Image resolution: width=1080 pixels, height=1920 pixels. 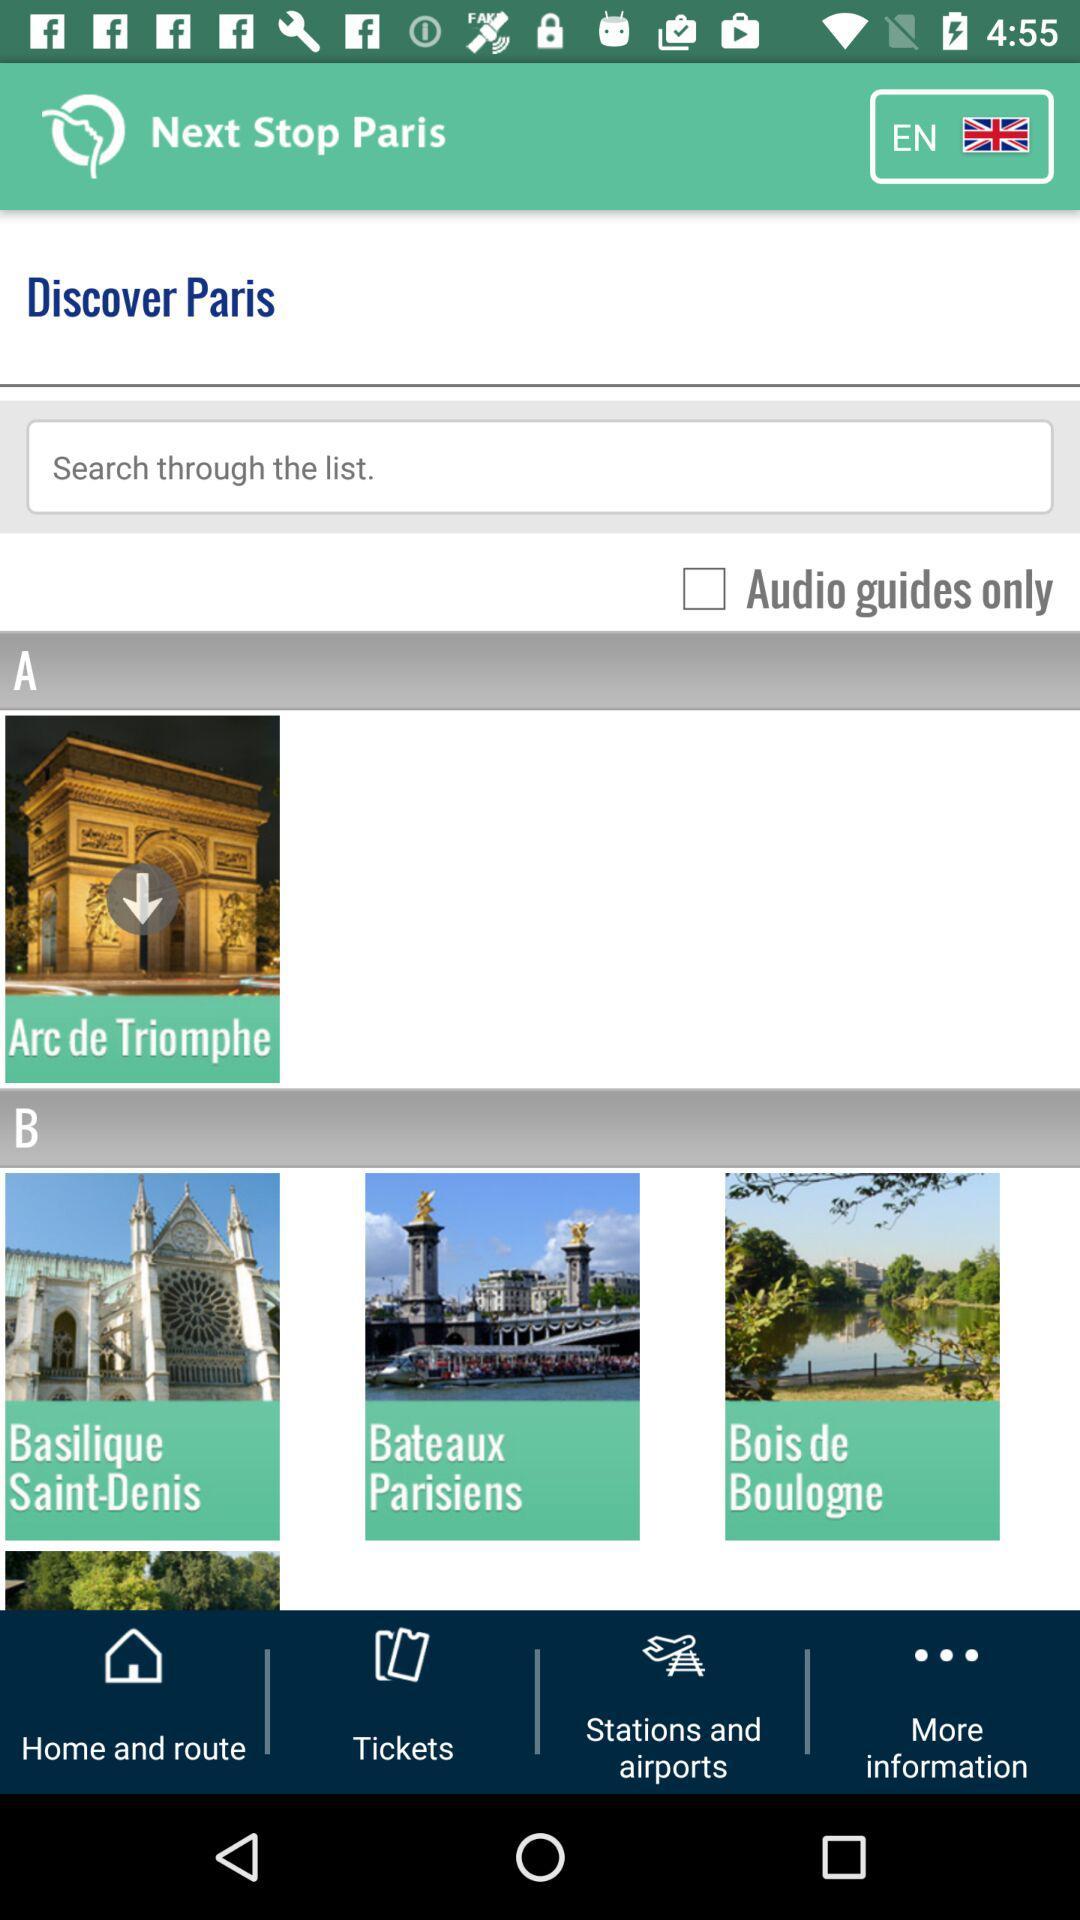 What do you see at coordinates (856, 587) in the screenshot?
I see `icon above a` at bounding box center [856, 587].